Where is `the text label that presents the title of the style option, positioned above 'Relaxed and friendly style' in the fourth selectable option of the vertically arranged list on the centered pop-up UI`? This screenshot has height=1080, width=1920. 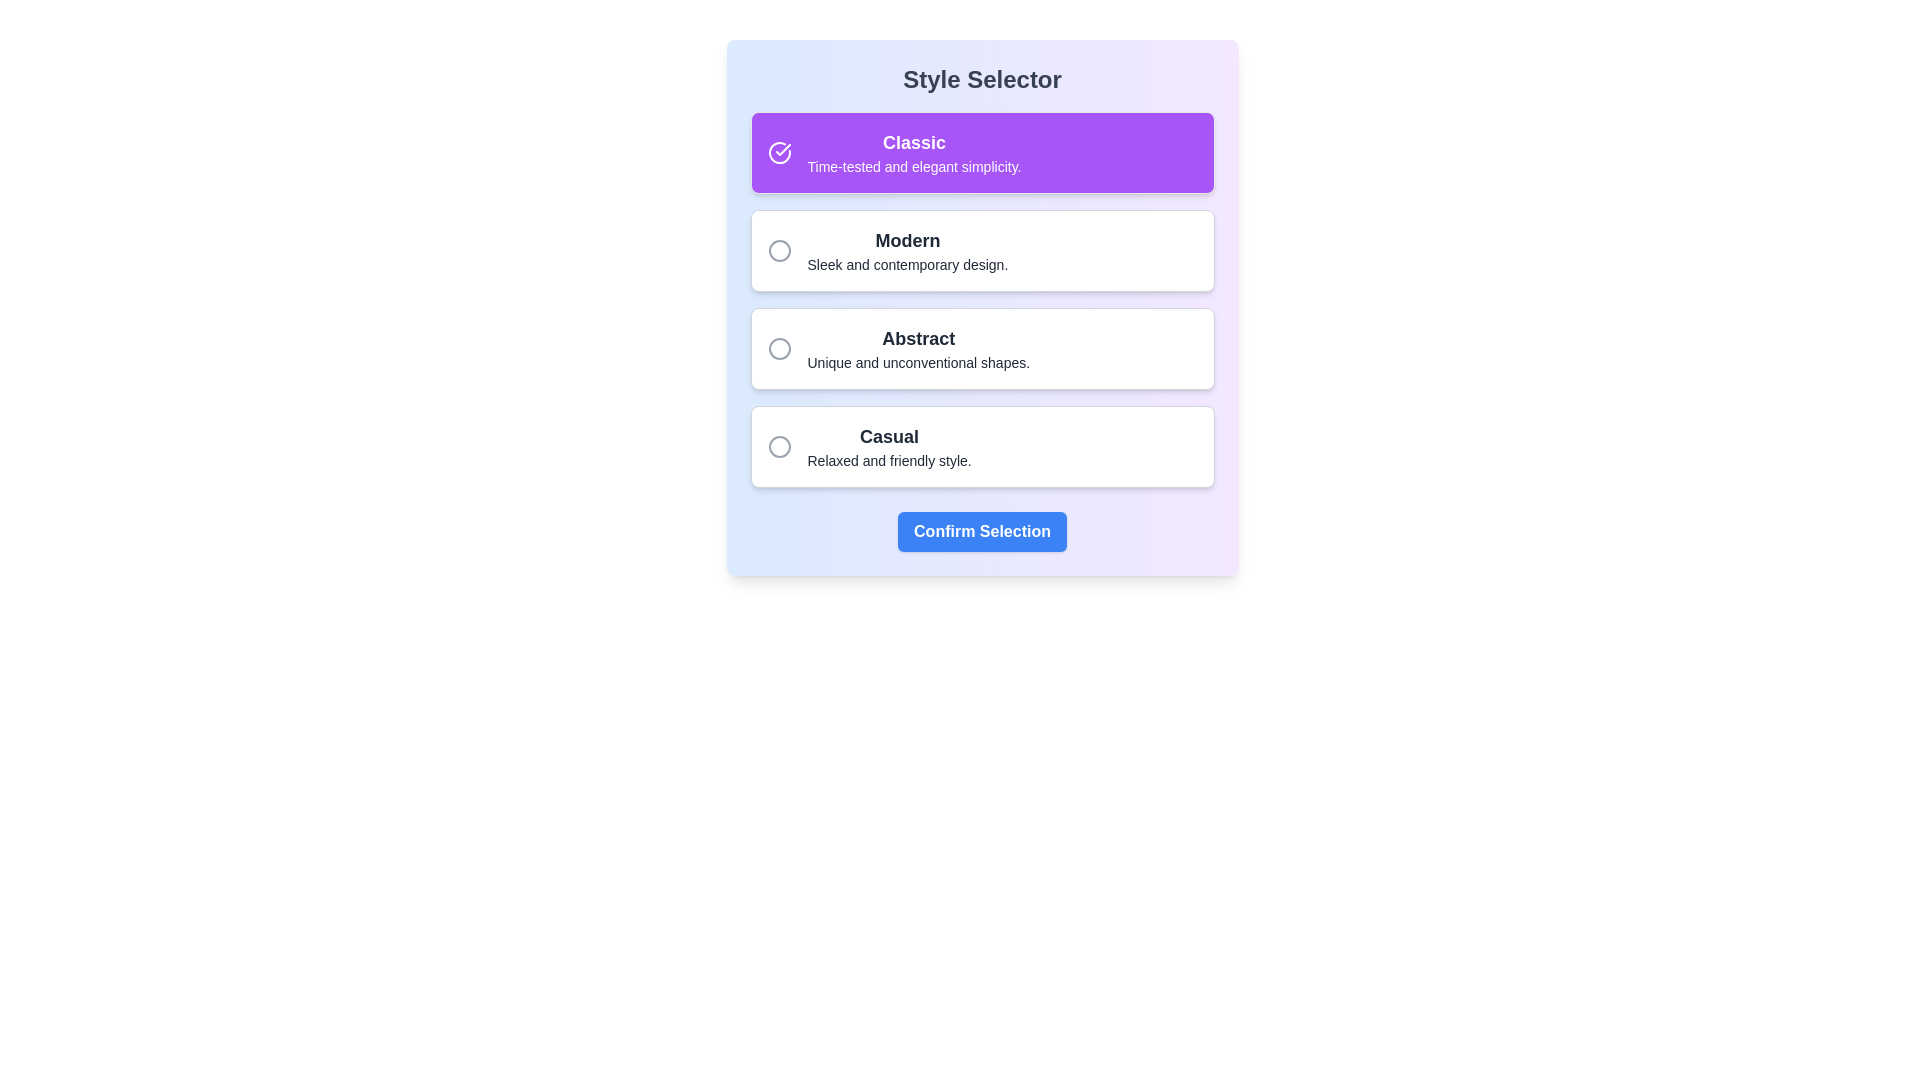
the text label that presents the title of the style option, positioned above 'Relaxed and friendly style' in the fourth selectable option of the vertically arranged list on the centered pop-up UI is located at coordinates (888, 435).